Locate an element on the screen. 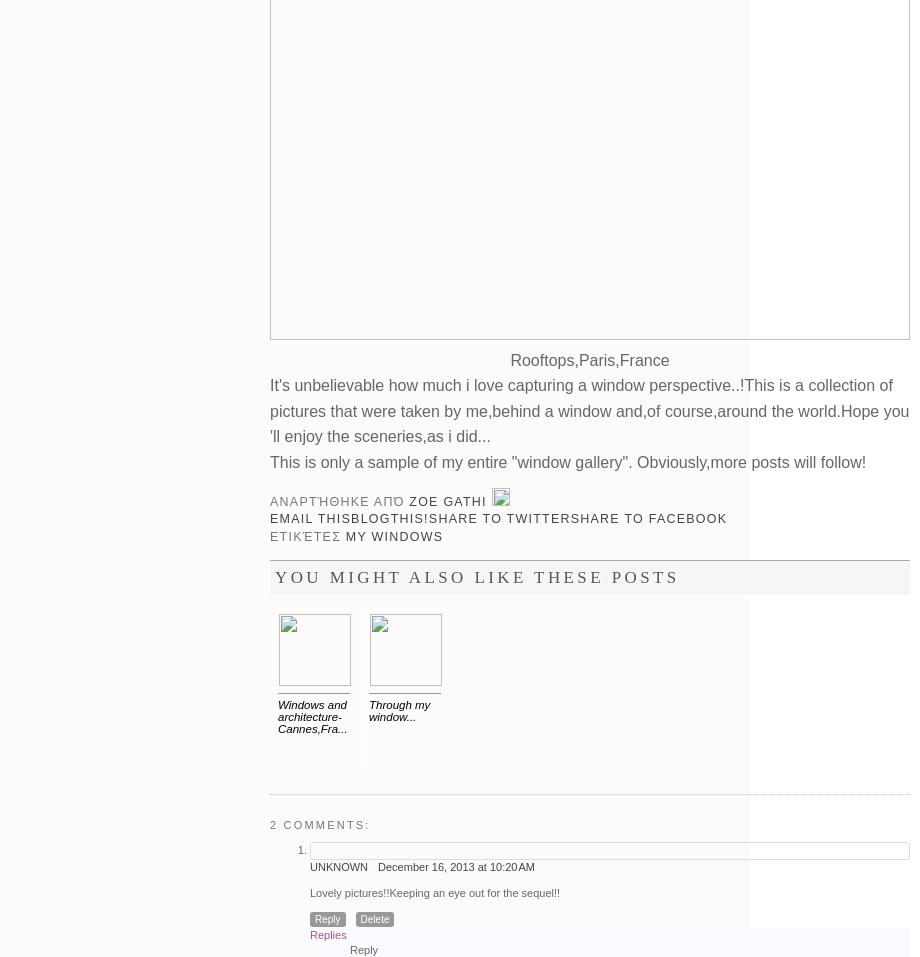 The height and width of the screenshot is (957, 920). '2 comments:' is located at coordinates (319, 824).